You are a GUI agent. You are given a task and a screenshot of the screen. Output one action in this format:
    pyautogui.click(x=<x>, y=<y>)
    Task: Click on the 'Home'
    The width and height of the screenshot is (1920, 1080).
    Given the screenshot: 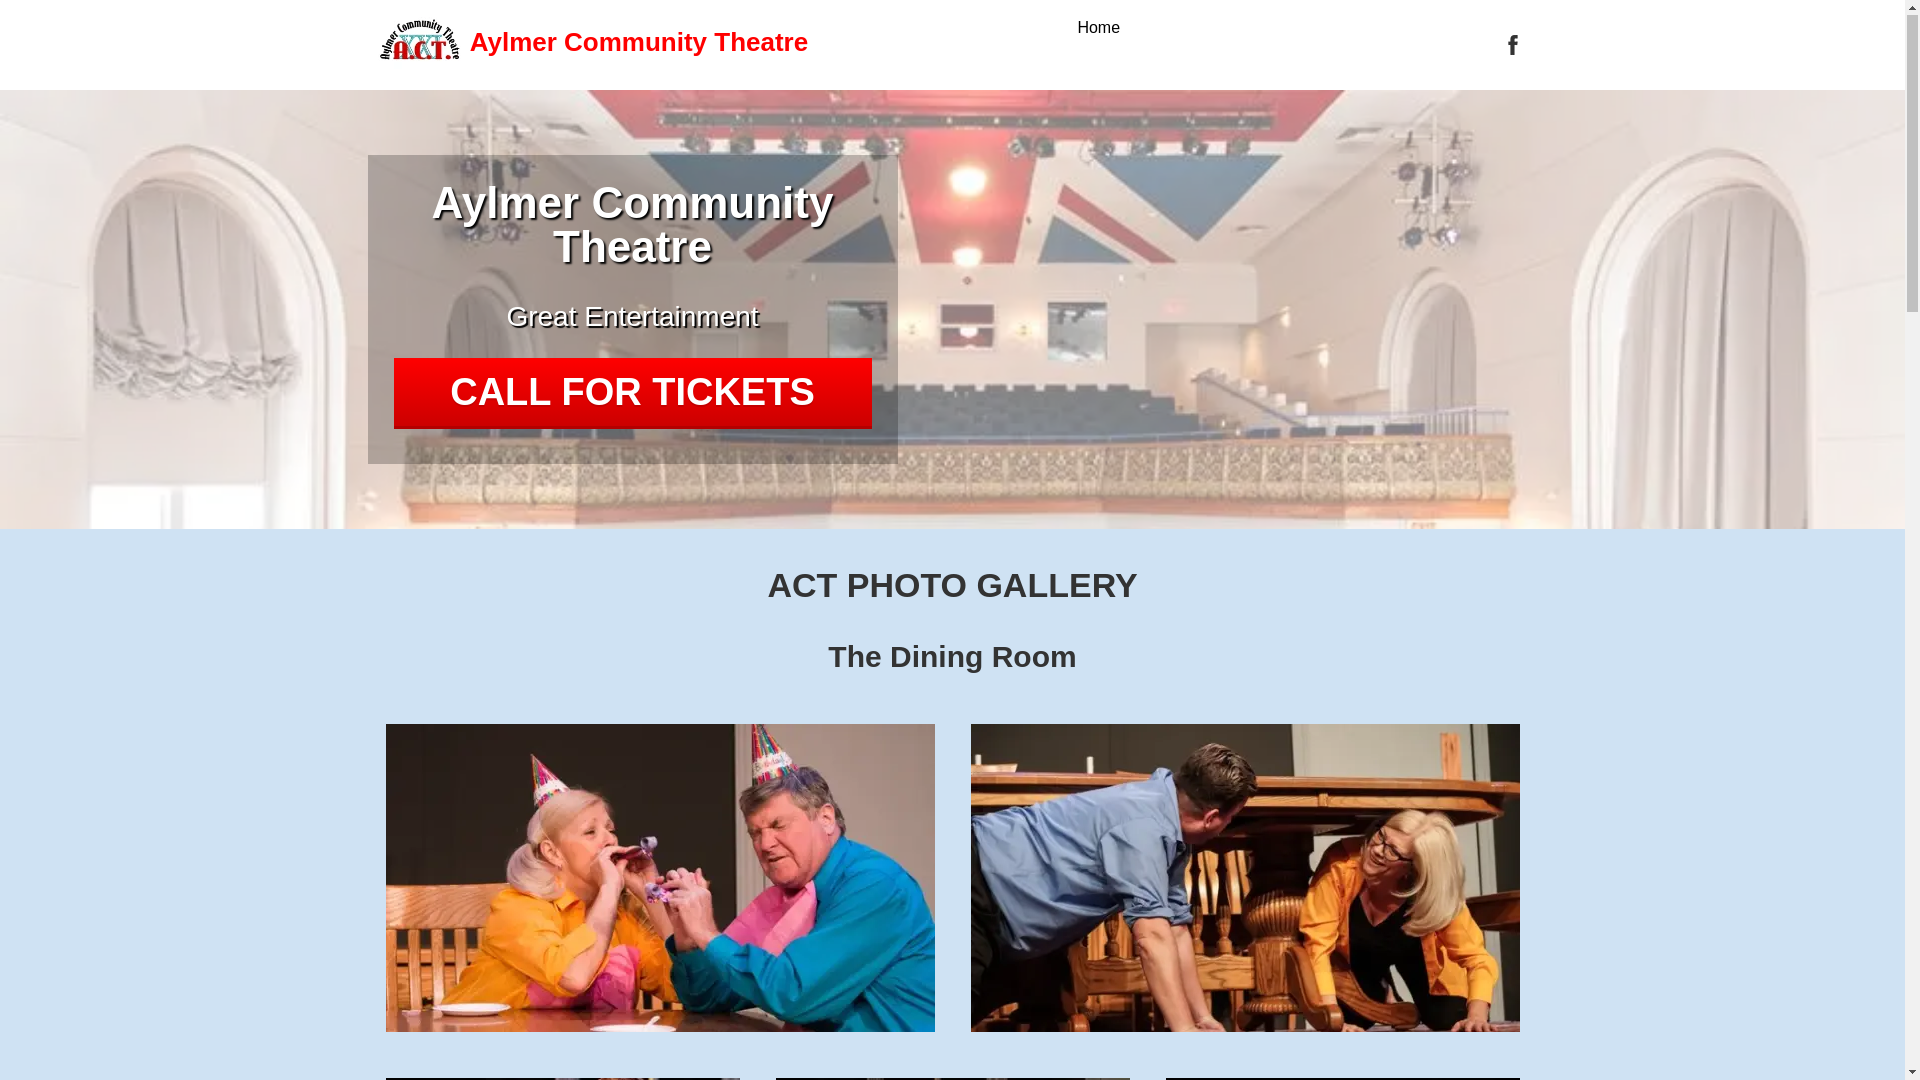 What is the action you would take?
    pyautogui.click(x=1097, y=29)
    